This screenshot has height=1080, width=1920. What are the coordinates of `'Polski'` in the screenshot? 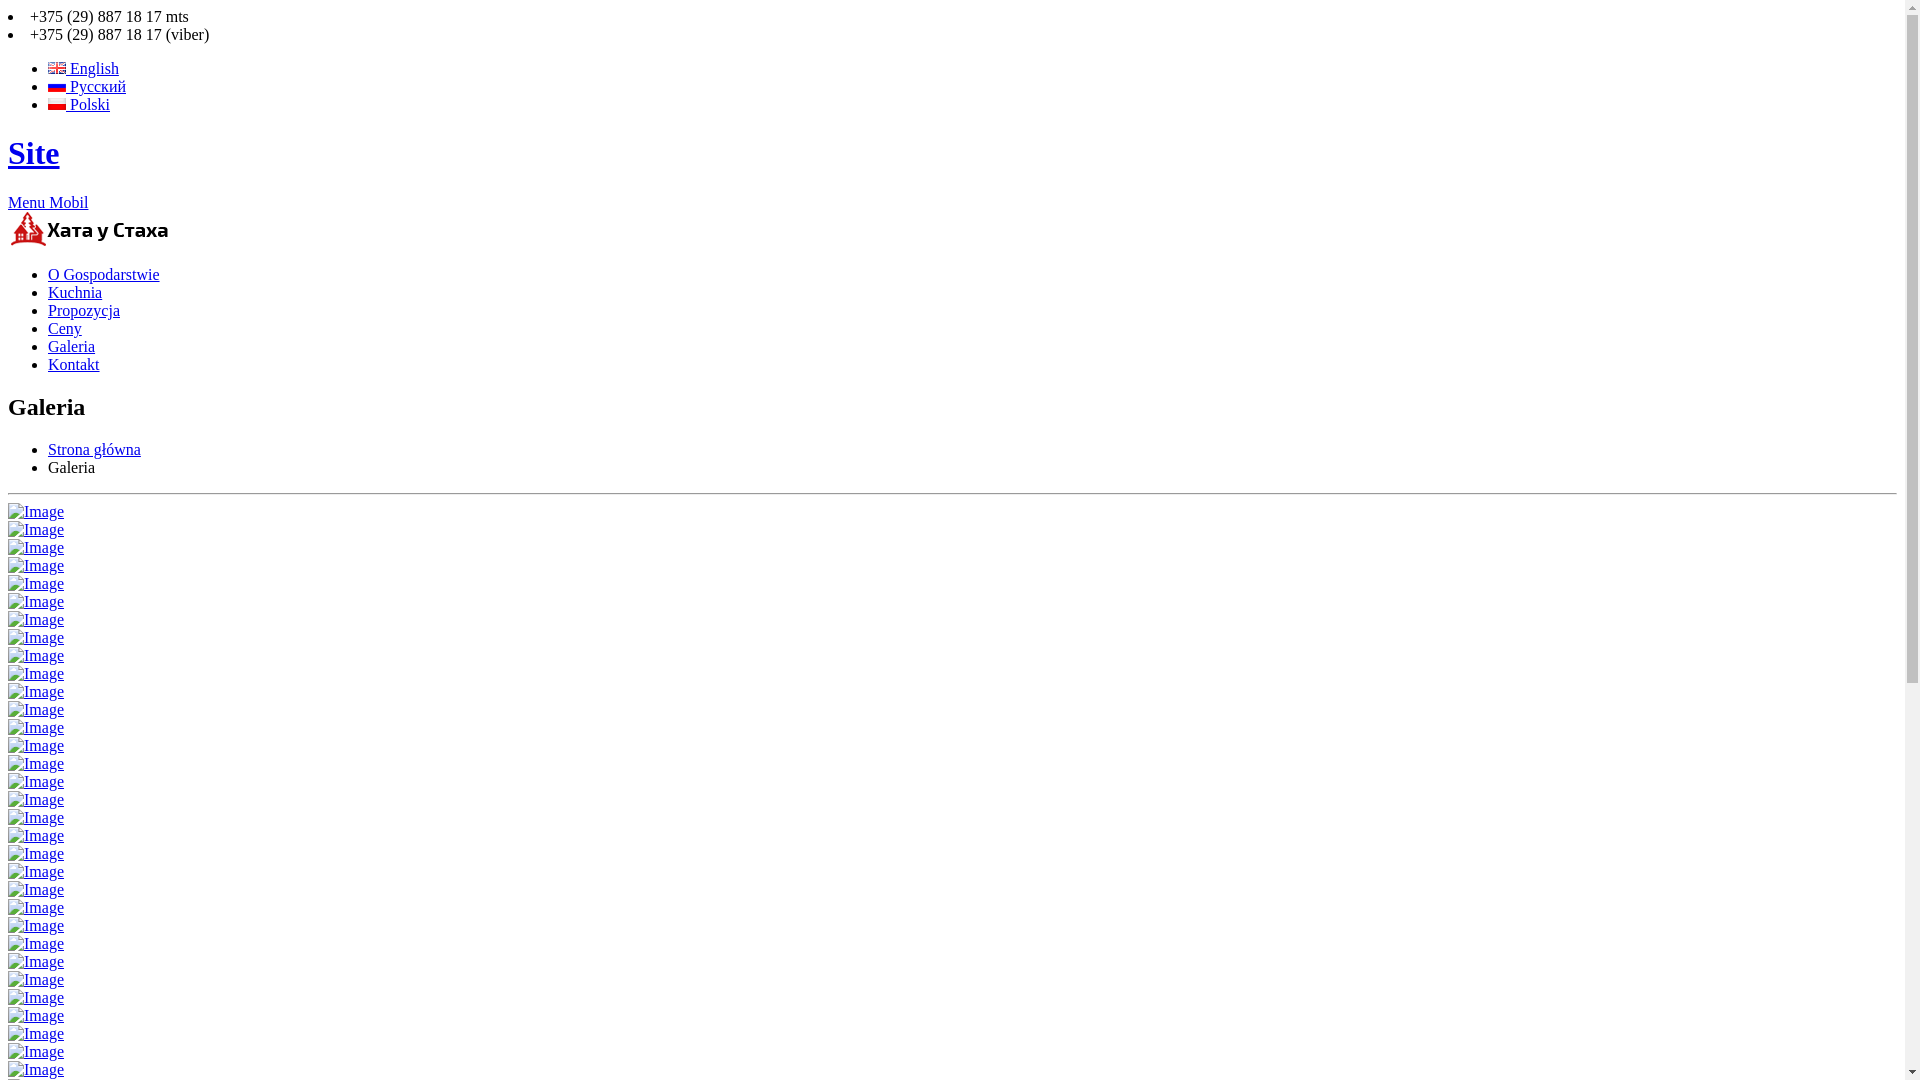 It's located at (78, 104).